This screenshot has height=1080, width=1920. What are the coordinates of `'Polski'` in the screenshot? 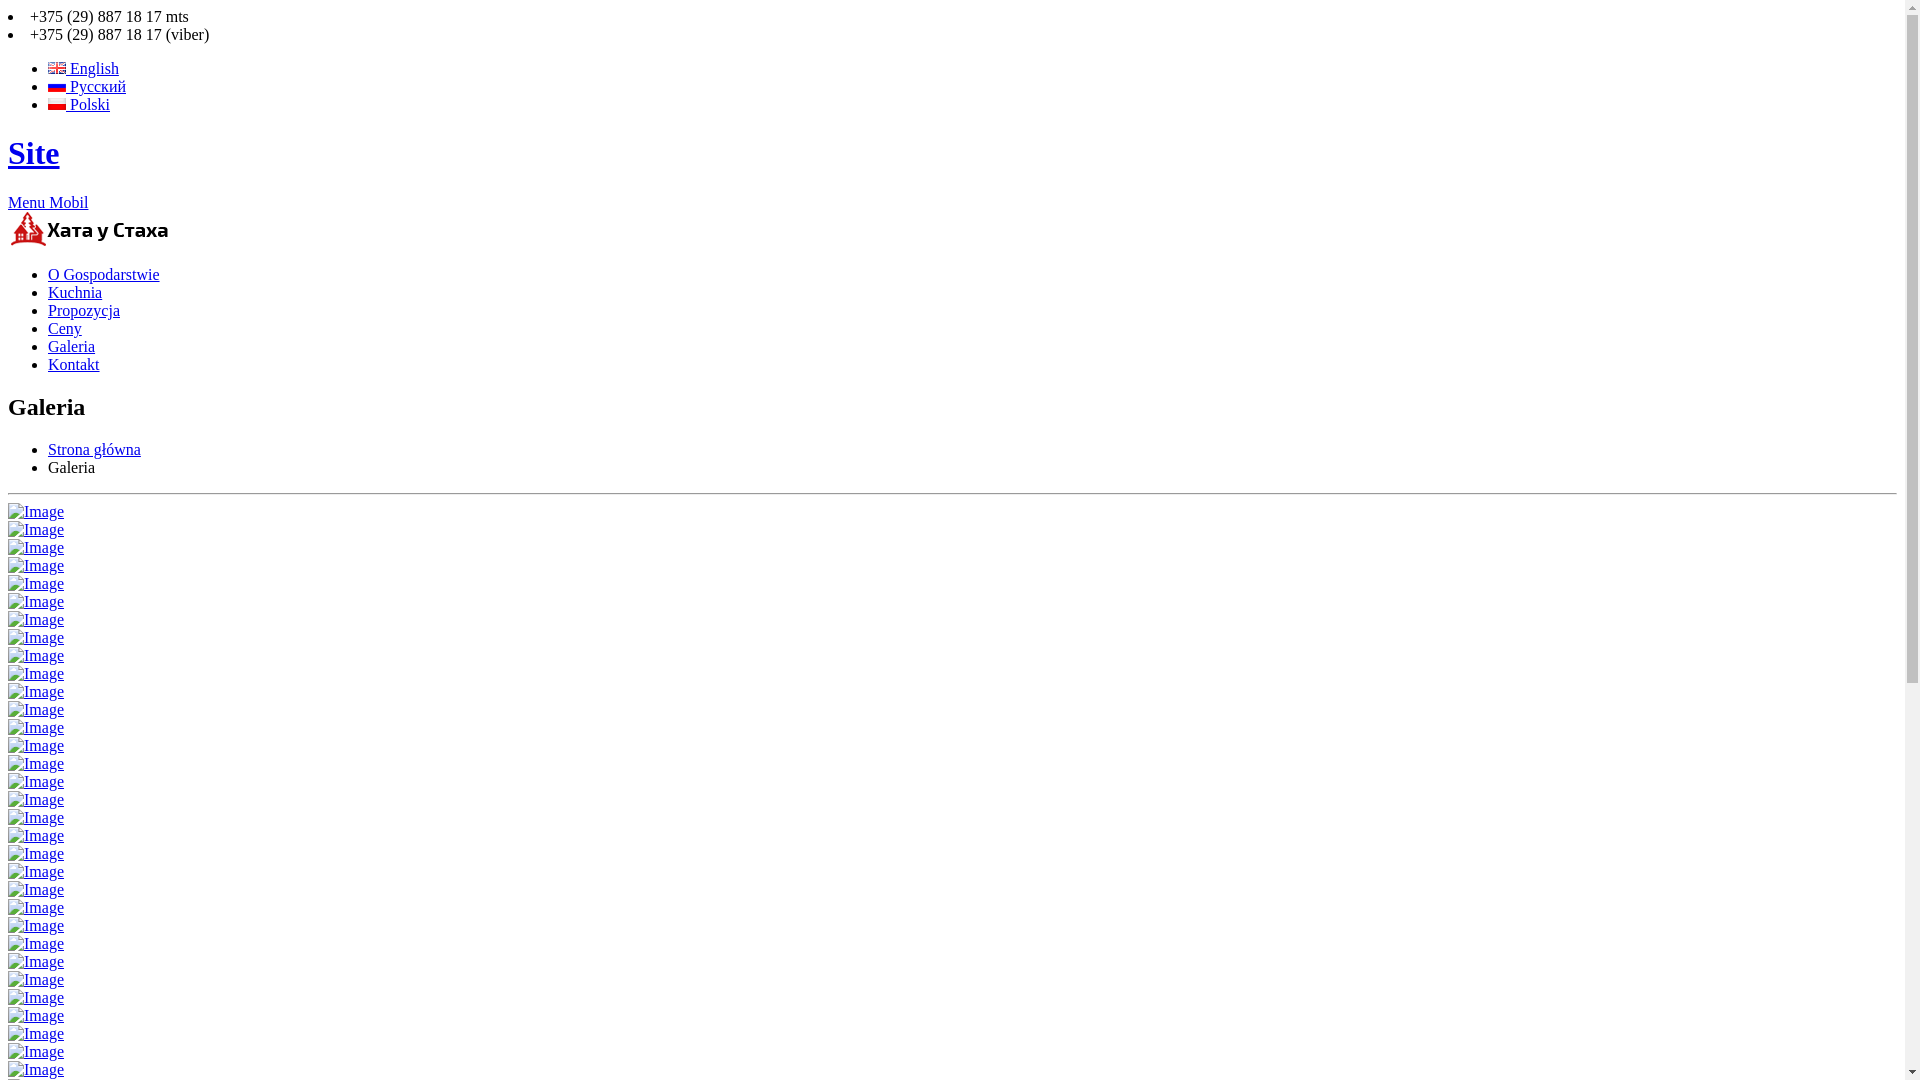 It's located at (78, 104).